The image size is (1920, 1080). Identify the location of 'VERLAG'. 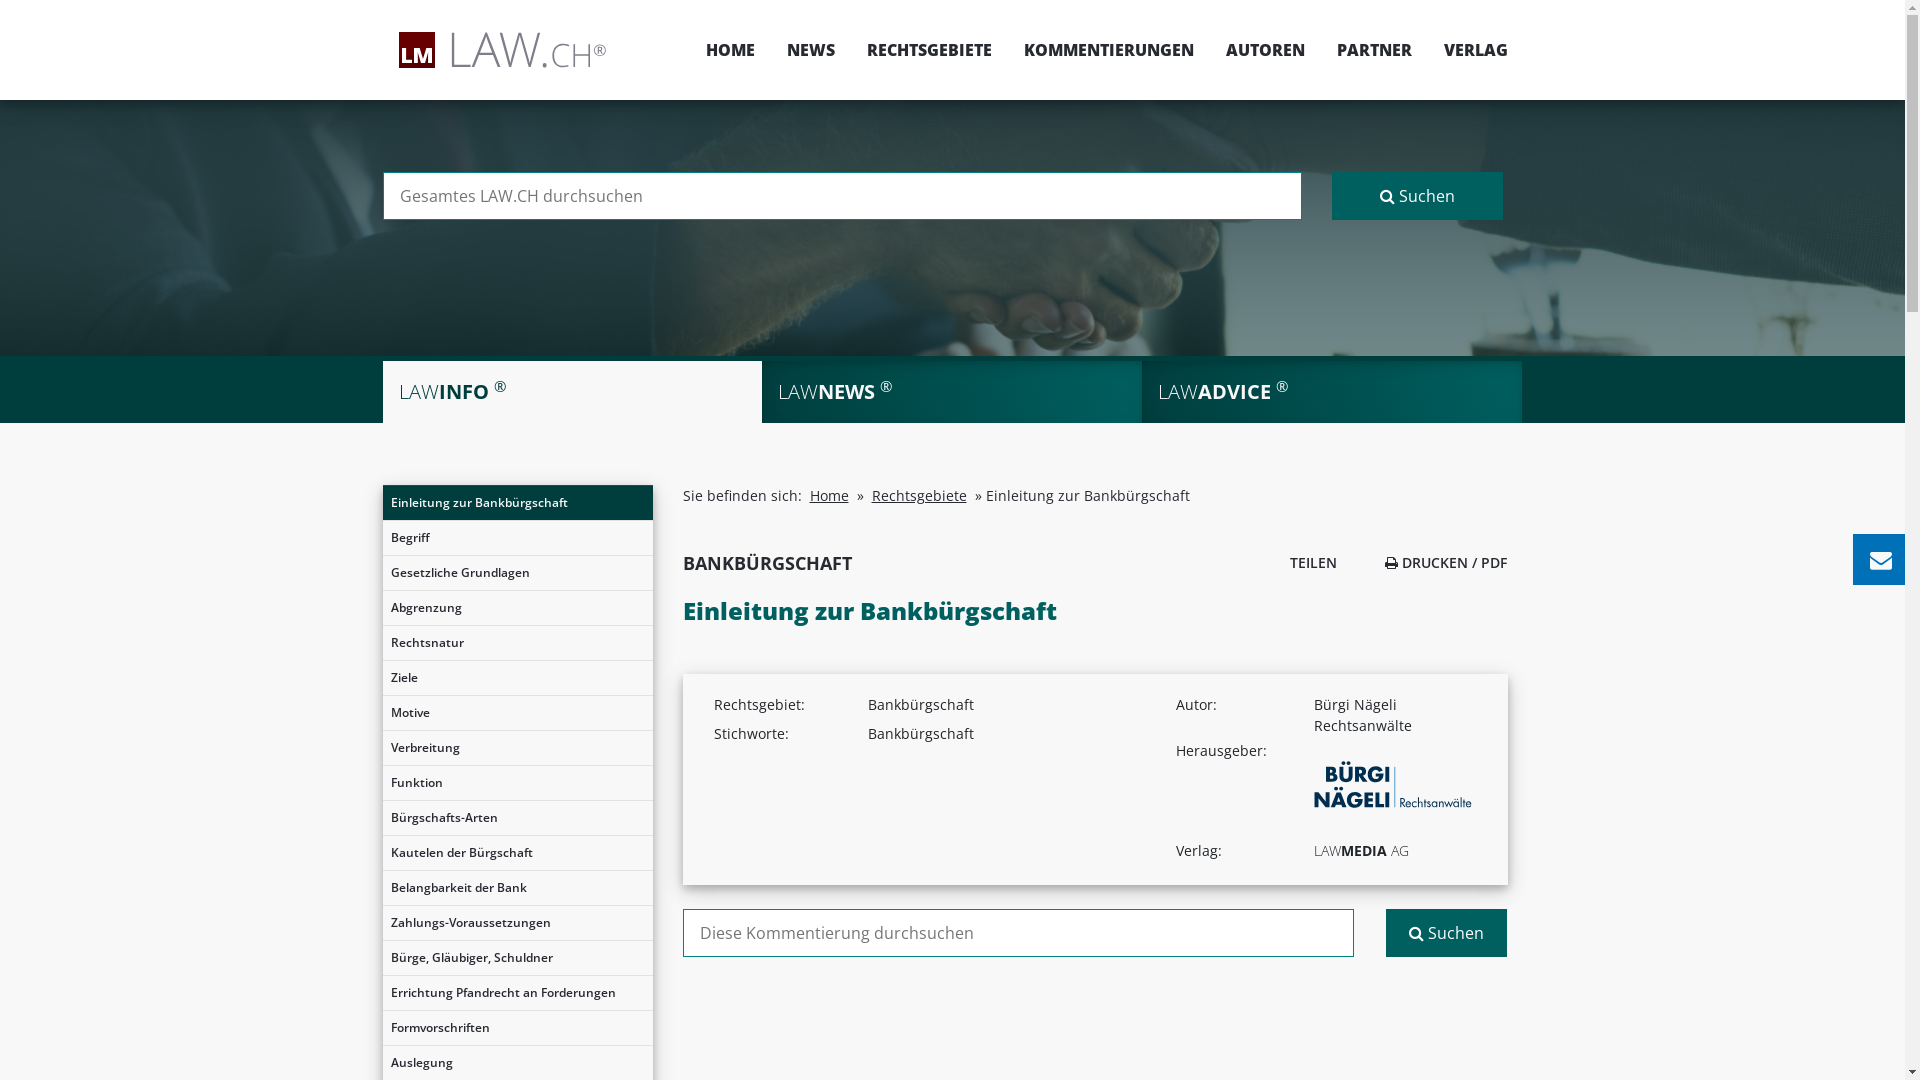
(1468, 49).